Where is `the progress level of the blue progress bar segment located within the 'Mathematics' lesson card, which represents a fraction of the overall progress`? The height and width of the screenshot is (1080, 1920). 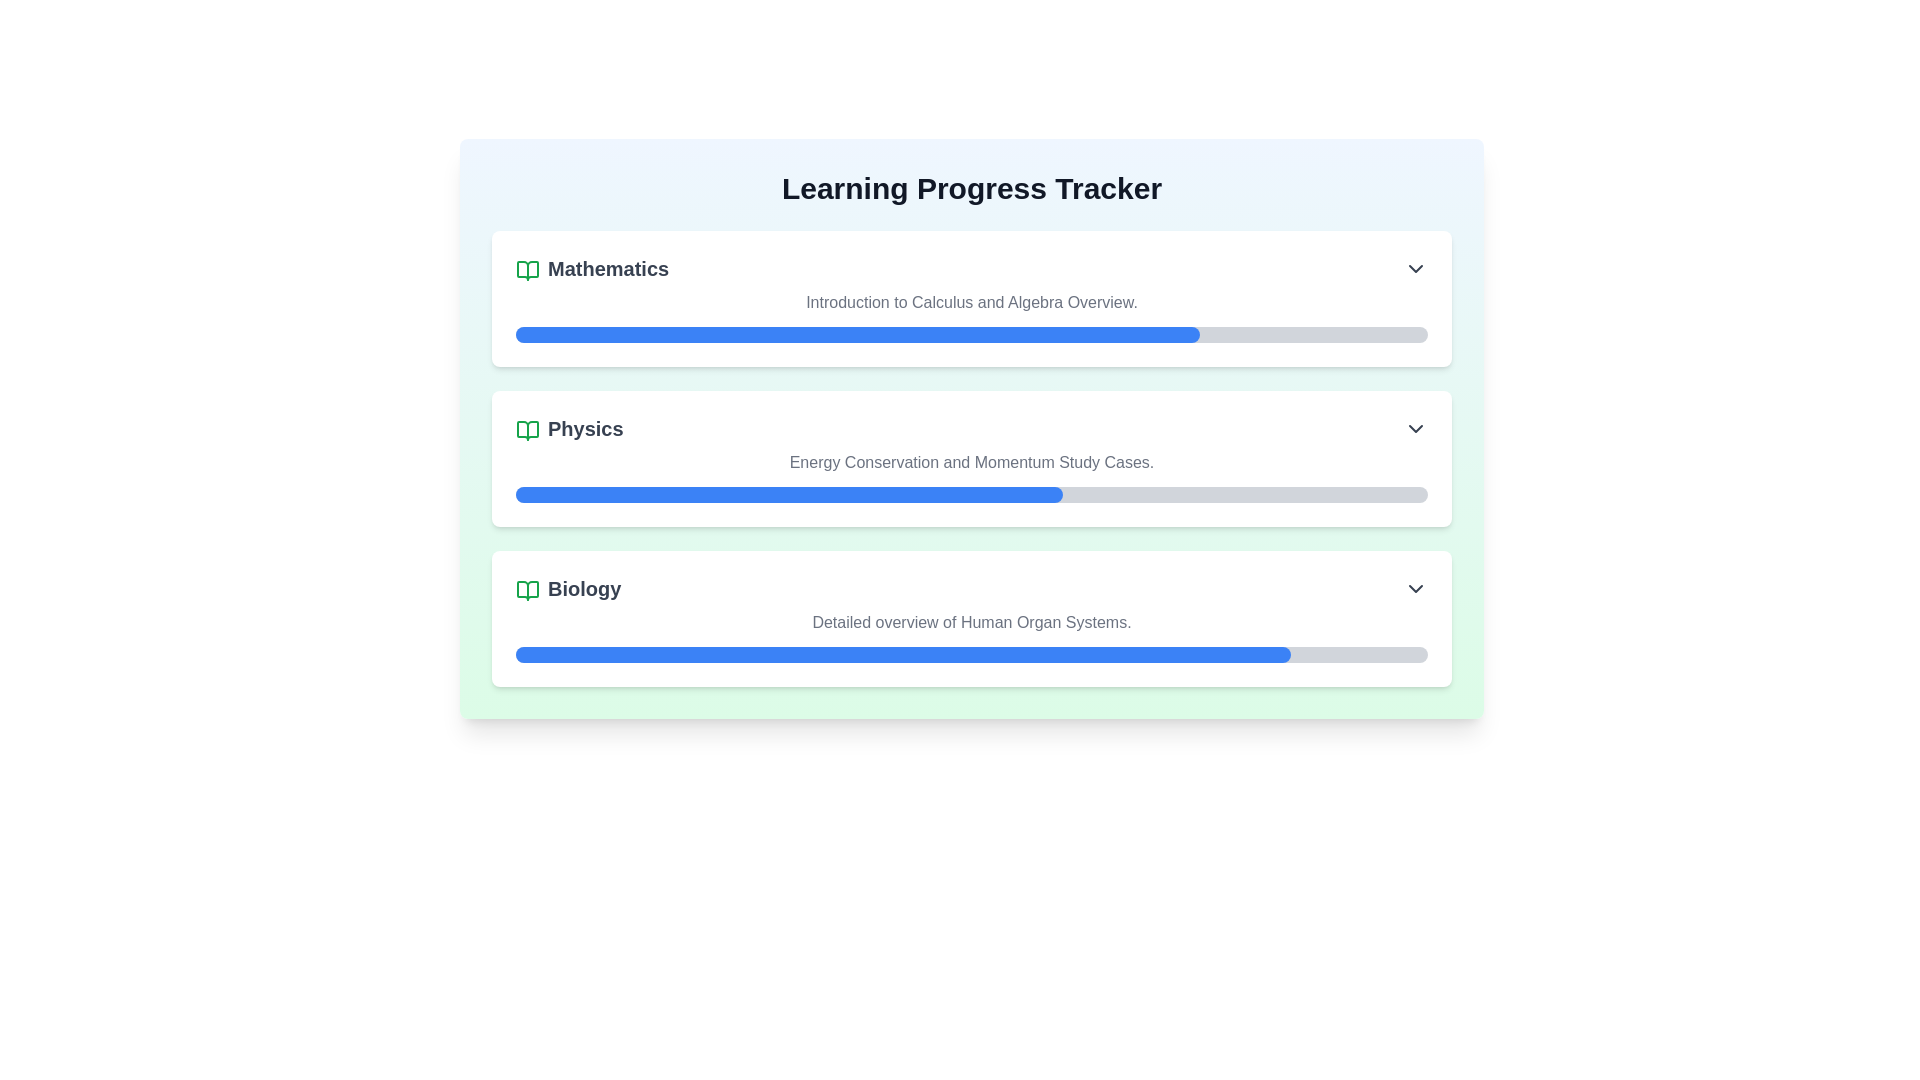 the progress level of the blue progress bar segment located within the 'Mathematics' lesson card, which represents a fraction of the overall progress is located at coordinates (858, 334).